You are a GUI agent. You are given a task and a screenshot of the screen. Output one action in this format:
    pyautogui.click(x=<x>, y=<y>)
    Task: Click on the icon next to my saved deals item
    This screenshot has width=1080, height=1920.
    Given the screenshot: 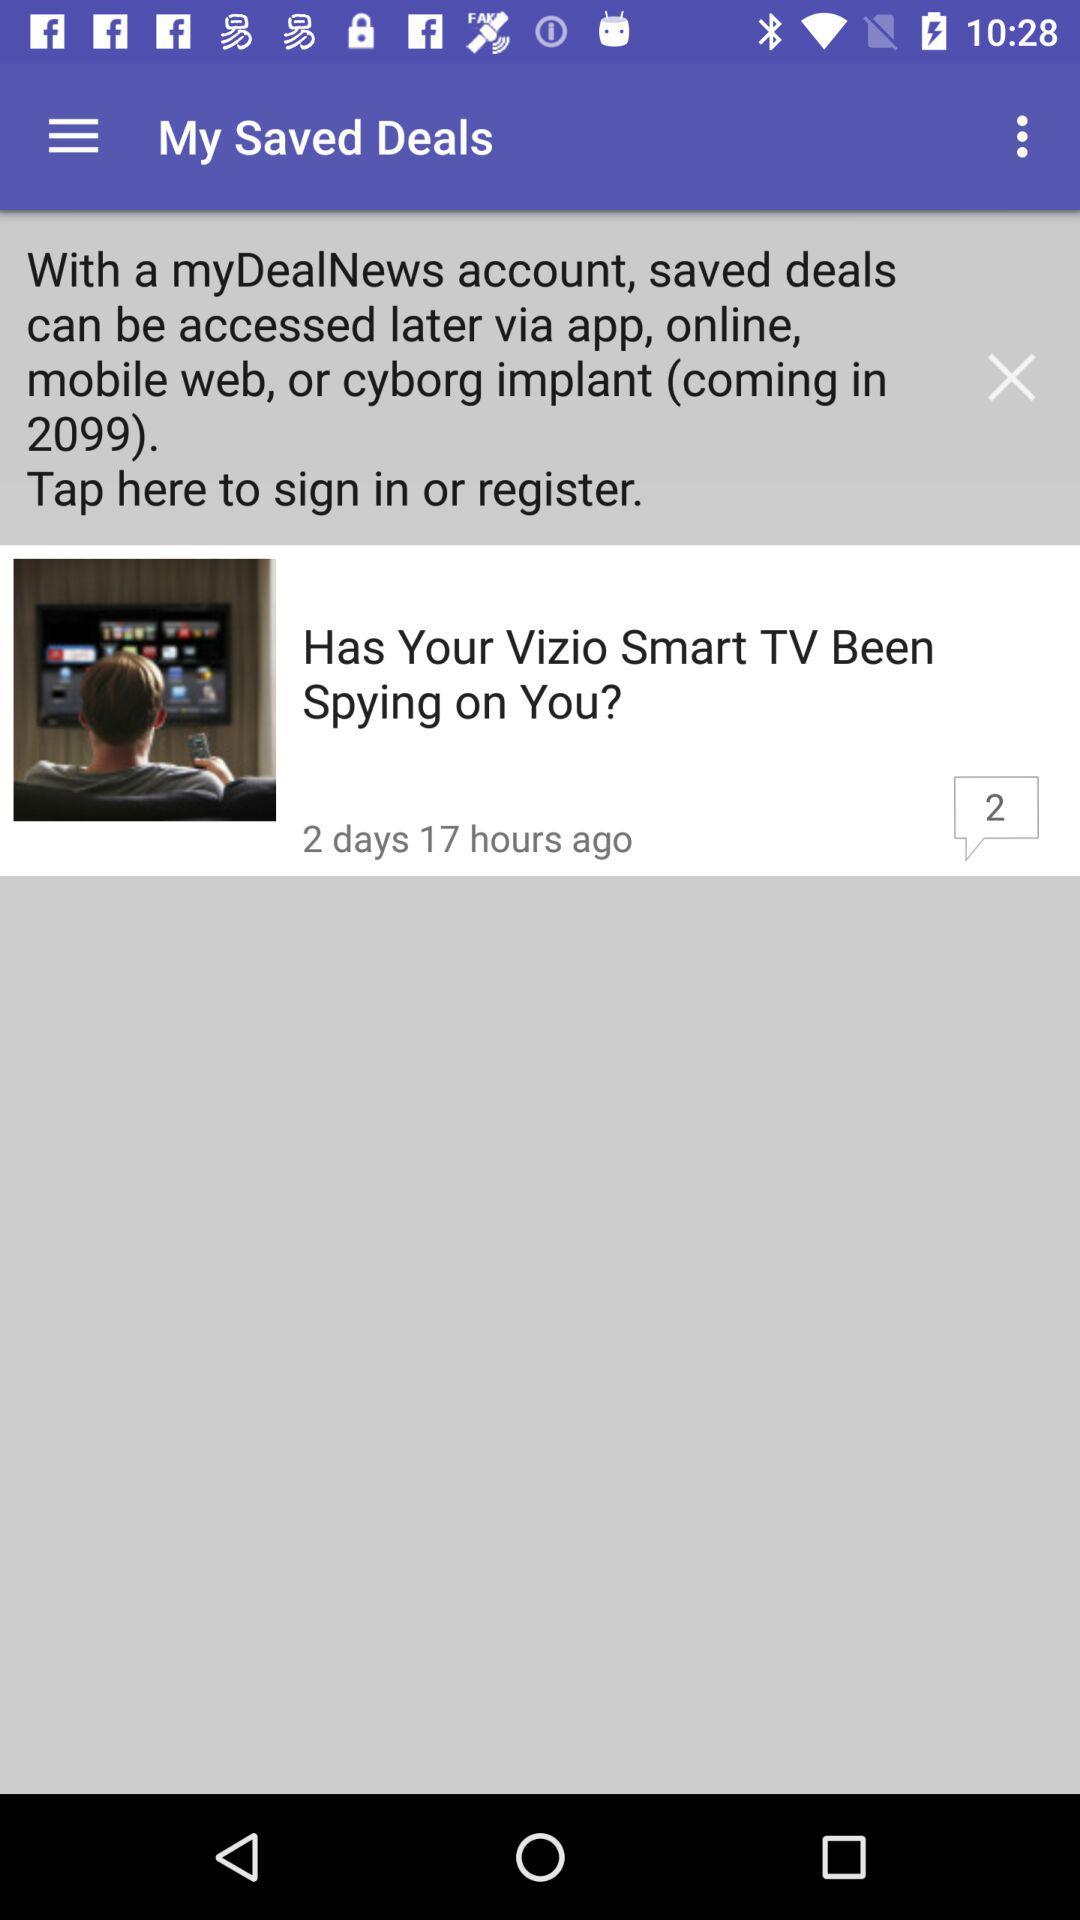 What is the action you would take?
    pyautogui.click(x=1027, y=135)
    